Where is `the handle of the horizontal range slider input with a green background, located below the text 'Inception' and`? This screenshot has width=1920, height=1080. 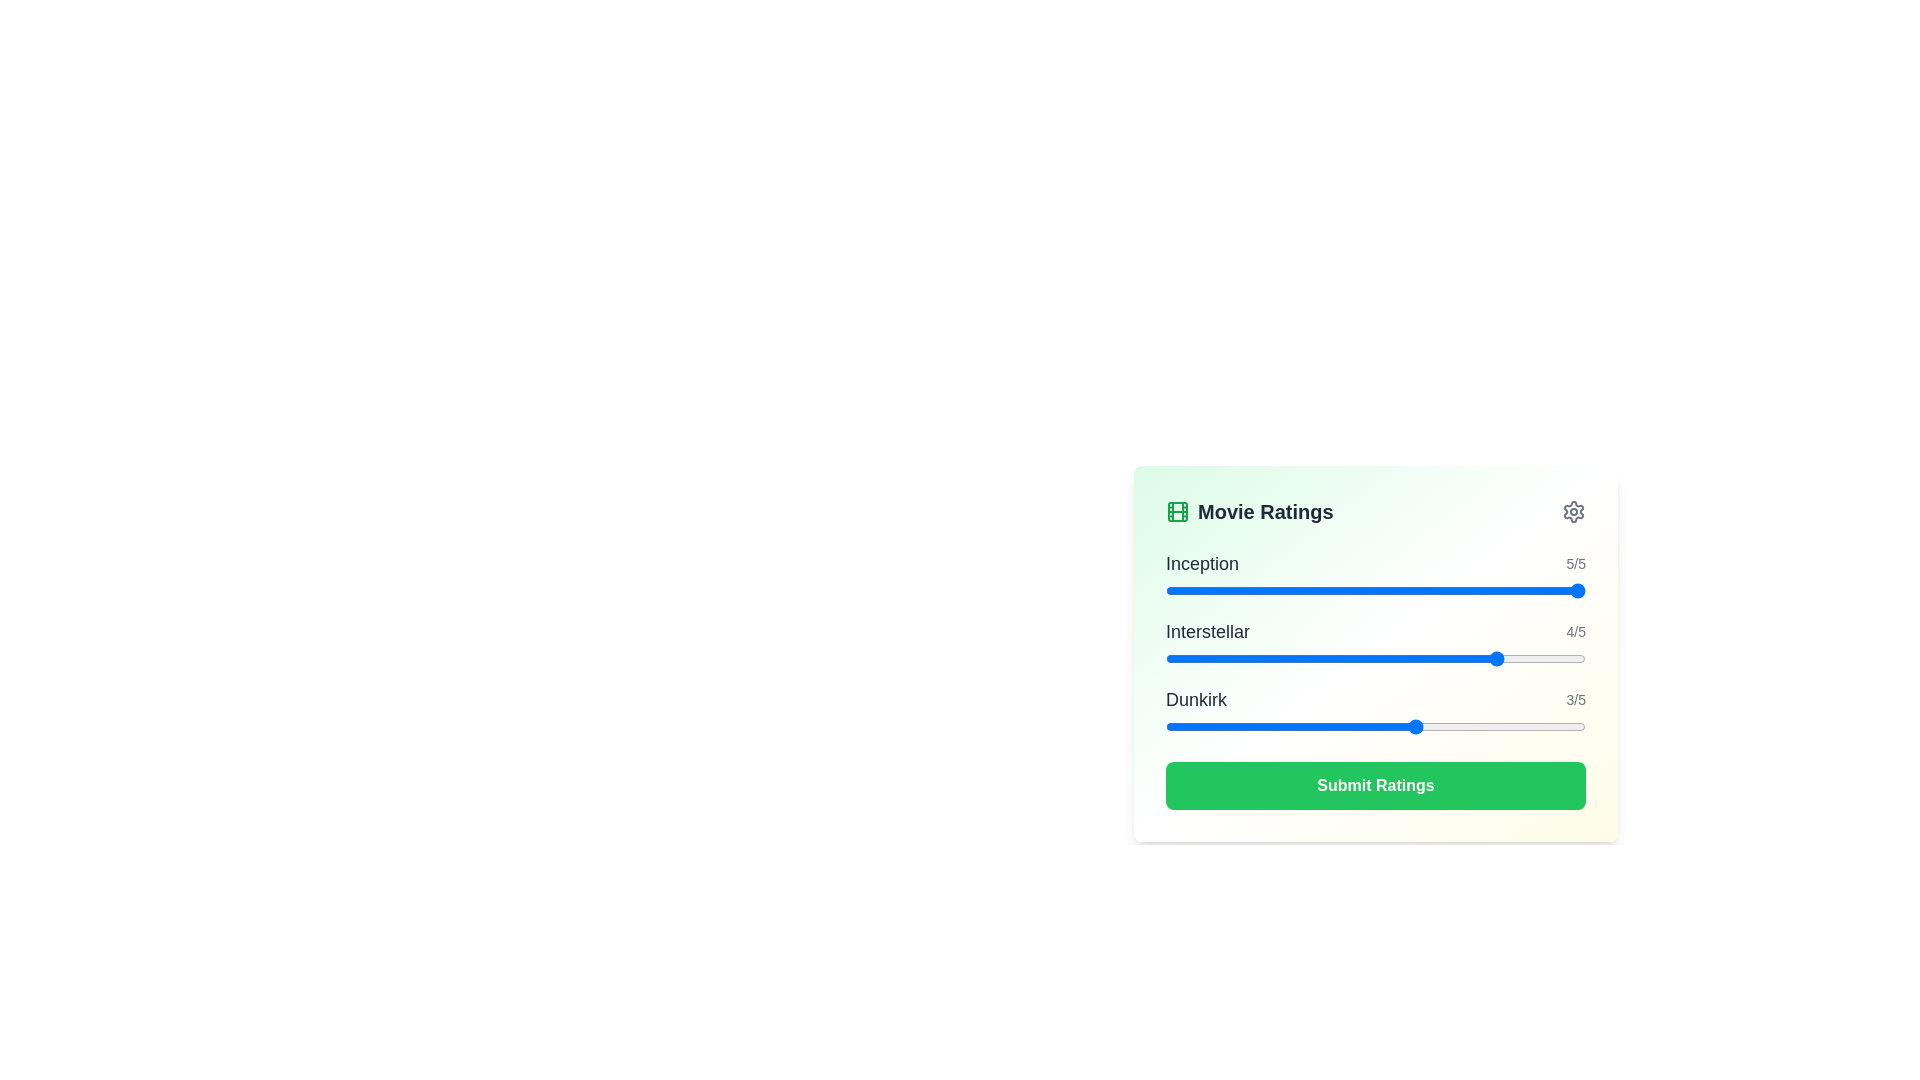
the handle of the horizontal range slider input with a green background, located below the text 'Inception' and is located at coordinates (1375, 589).